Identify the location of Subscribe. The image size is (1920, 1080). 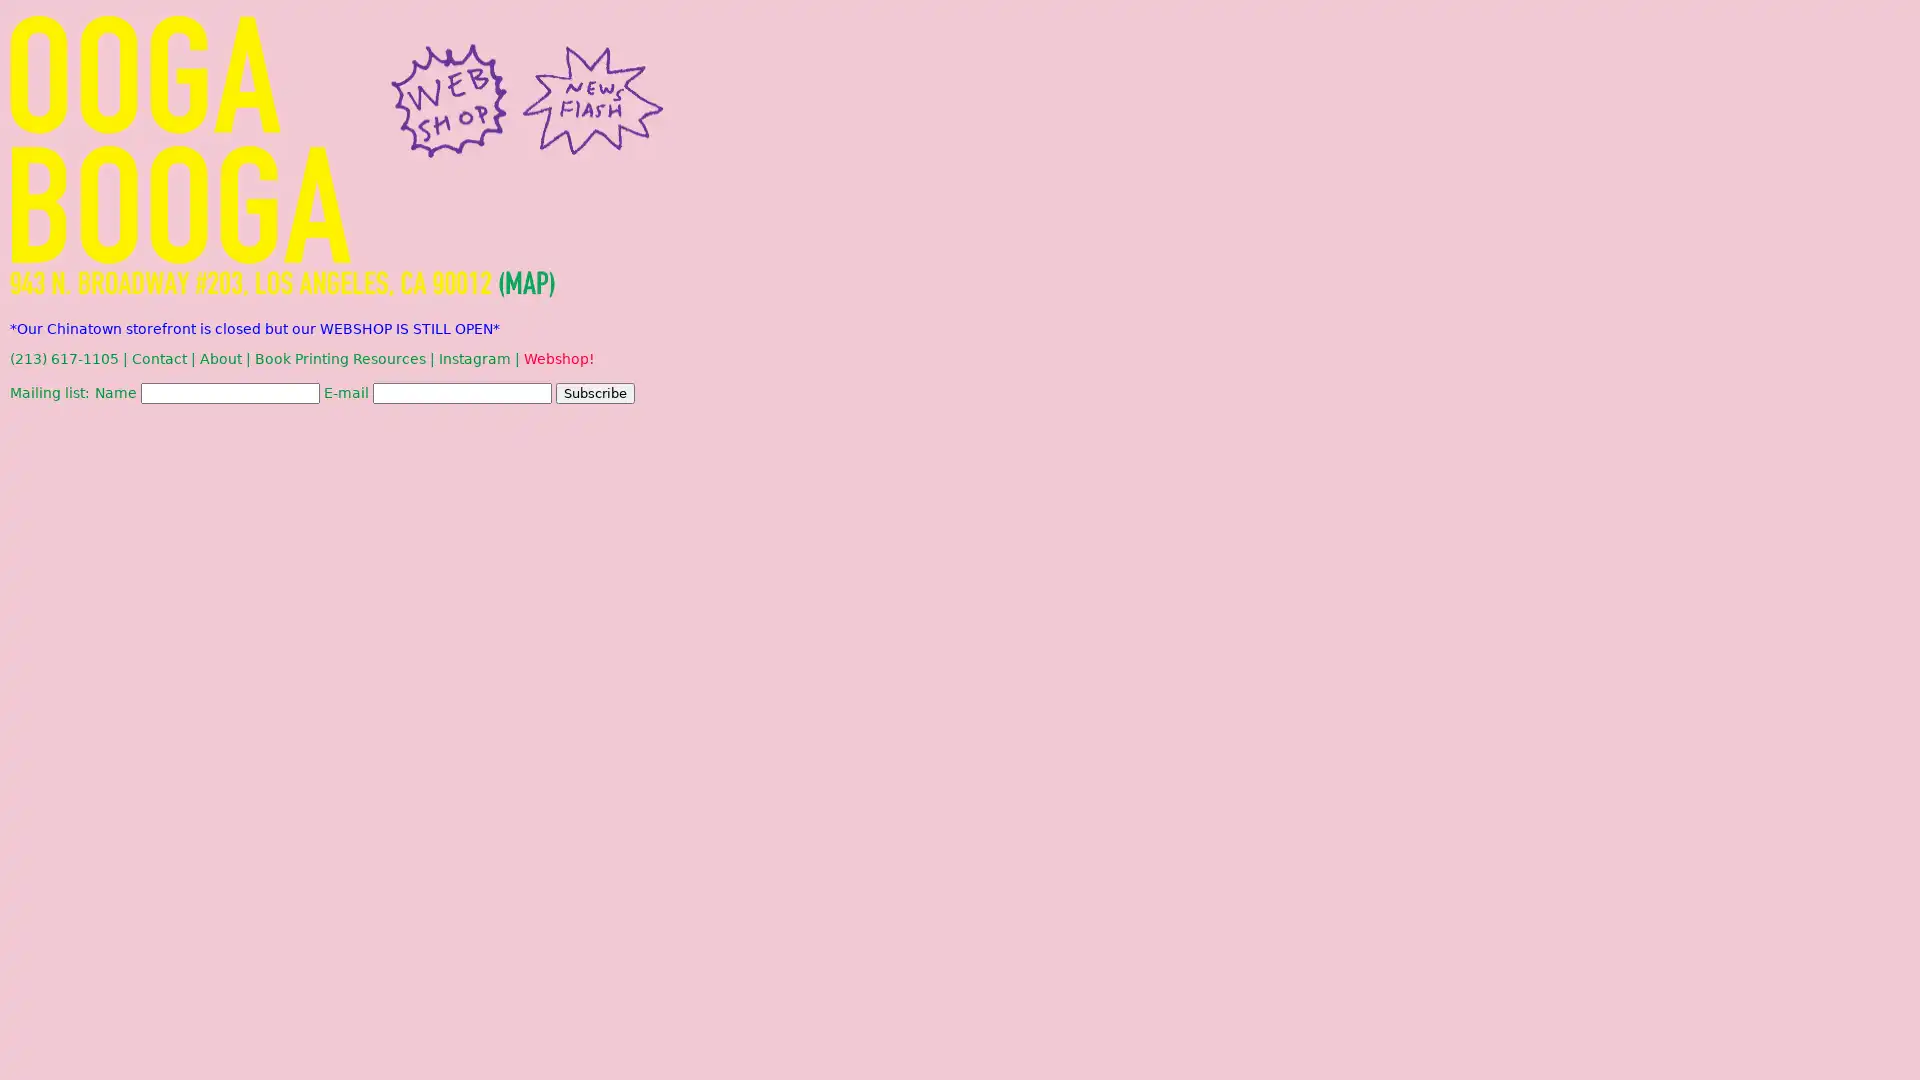
(594, 393).